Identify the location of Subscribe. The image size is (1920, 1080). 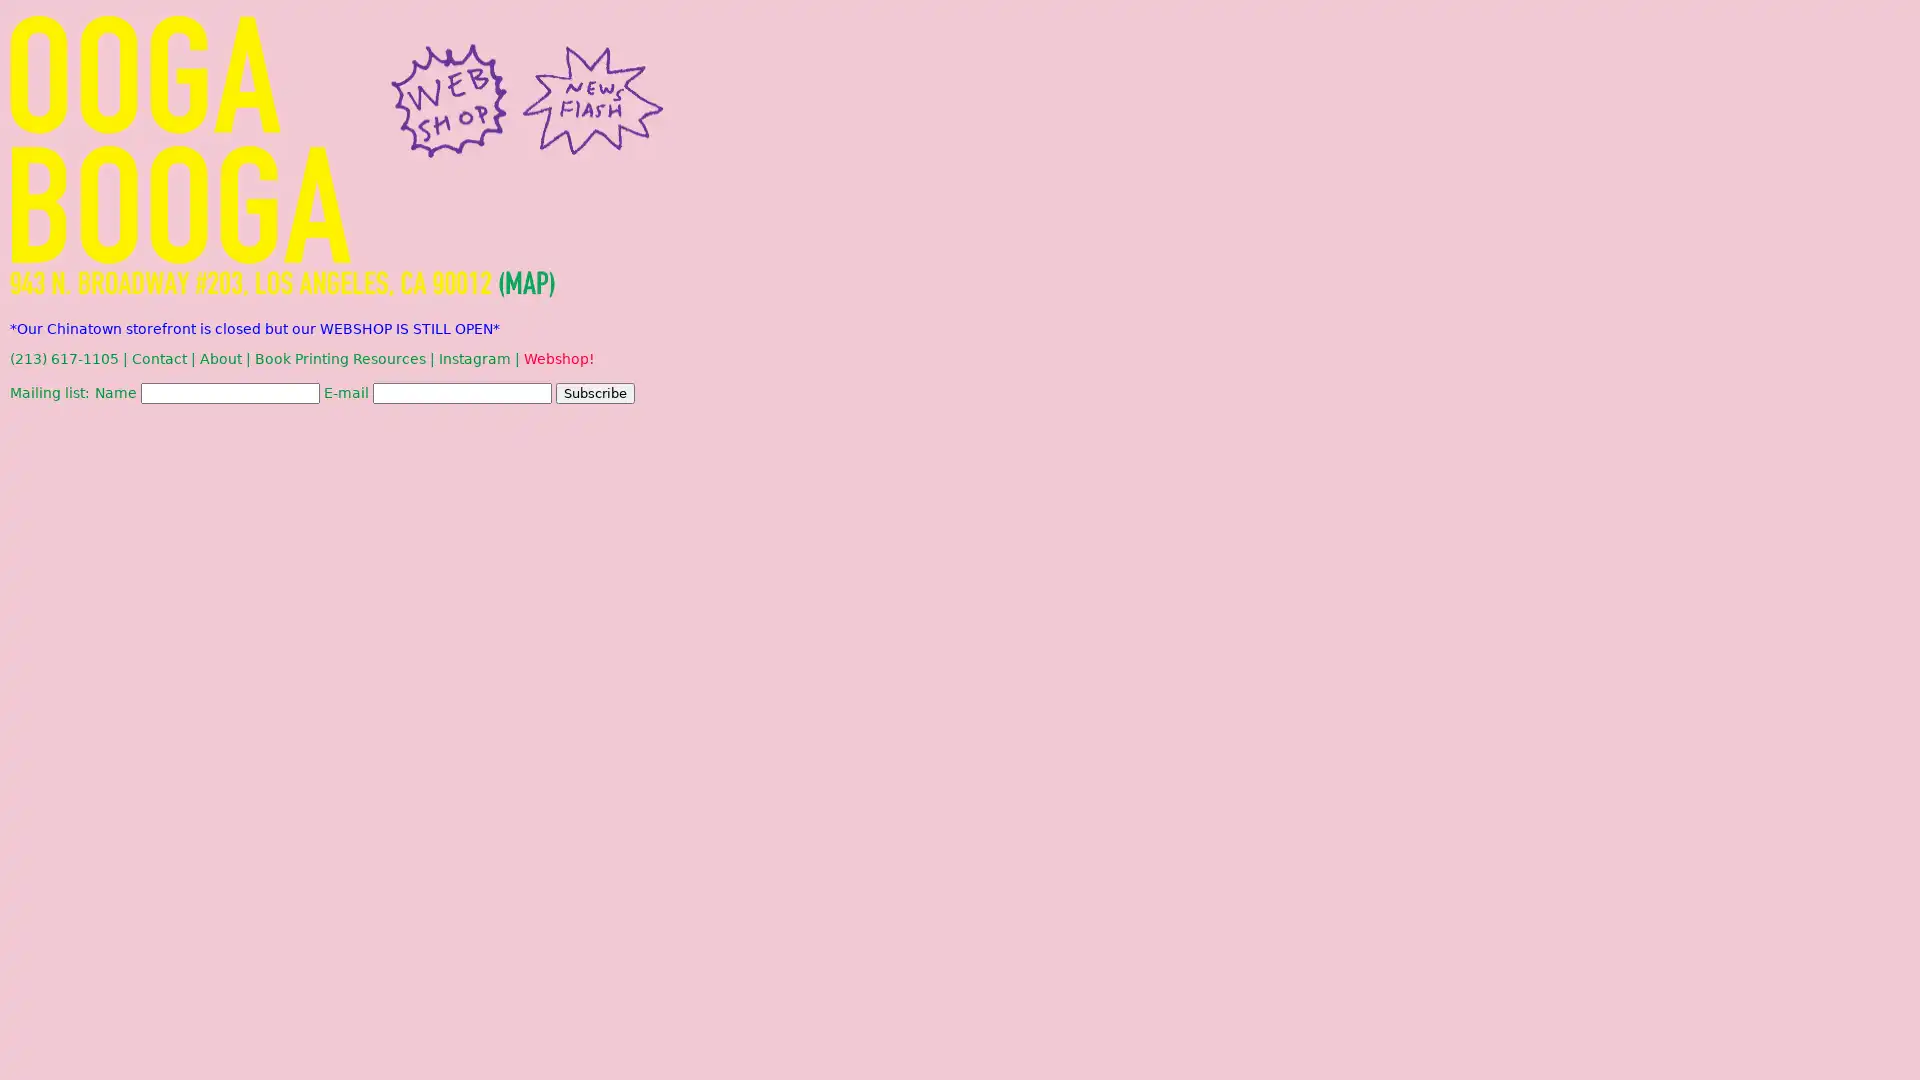
(594, 393).